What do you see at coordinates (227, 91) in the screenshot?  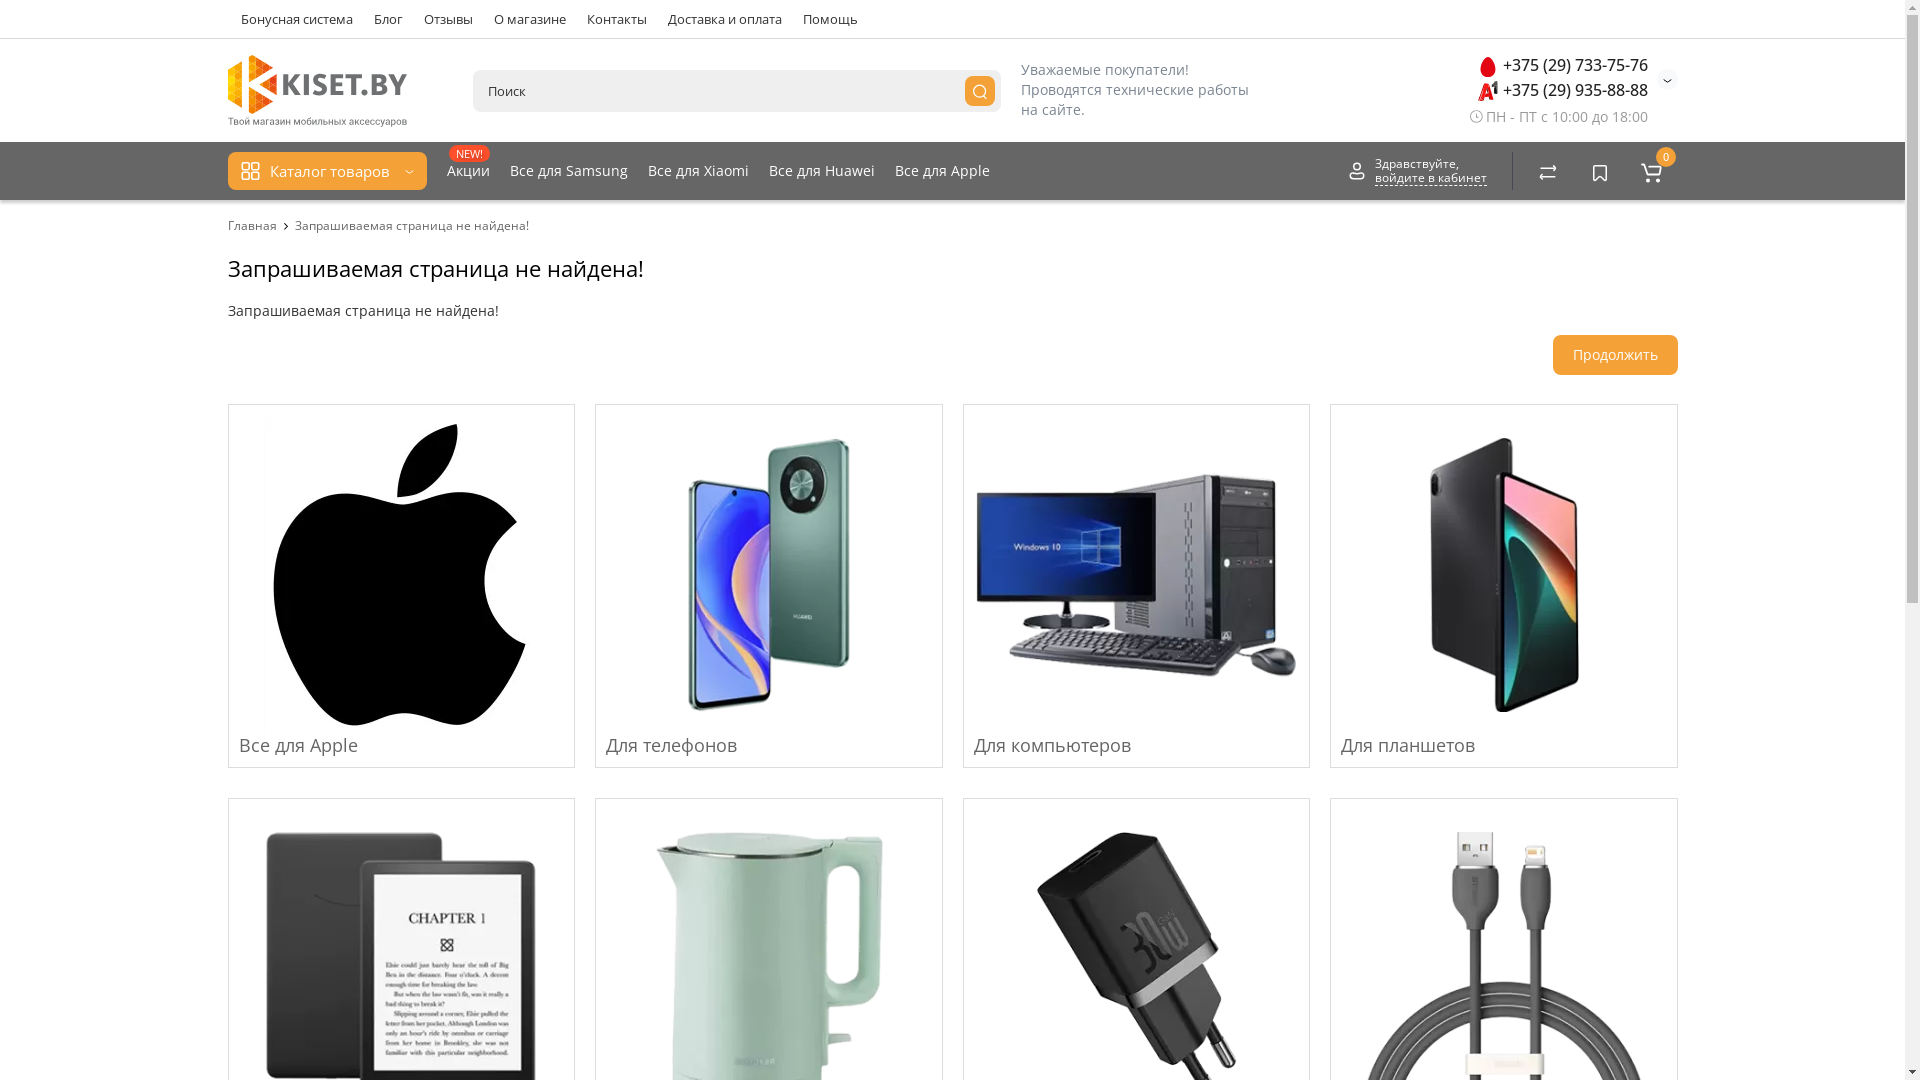 I see `'KISET.BY'` at bounding box center [227, 91].